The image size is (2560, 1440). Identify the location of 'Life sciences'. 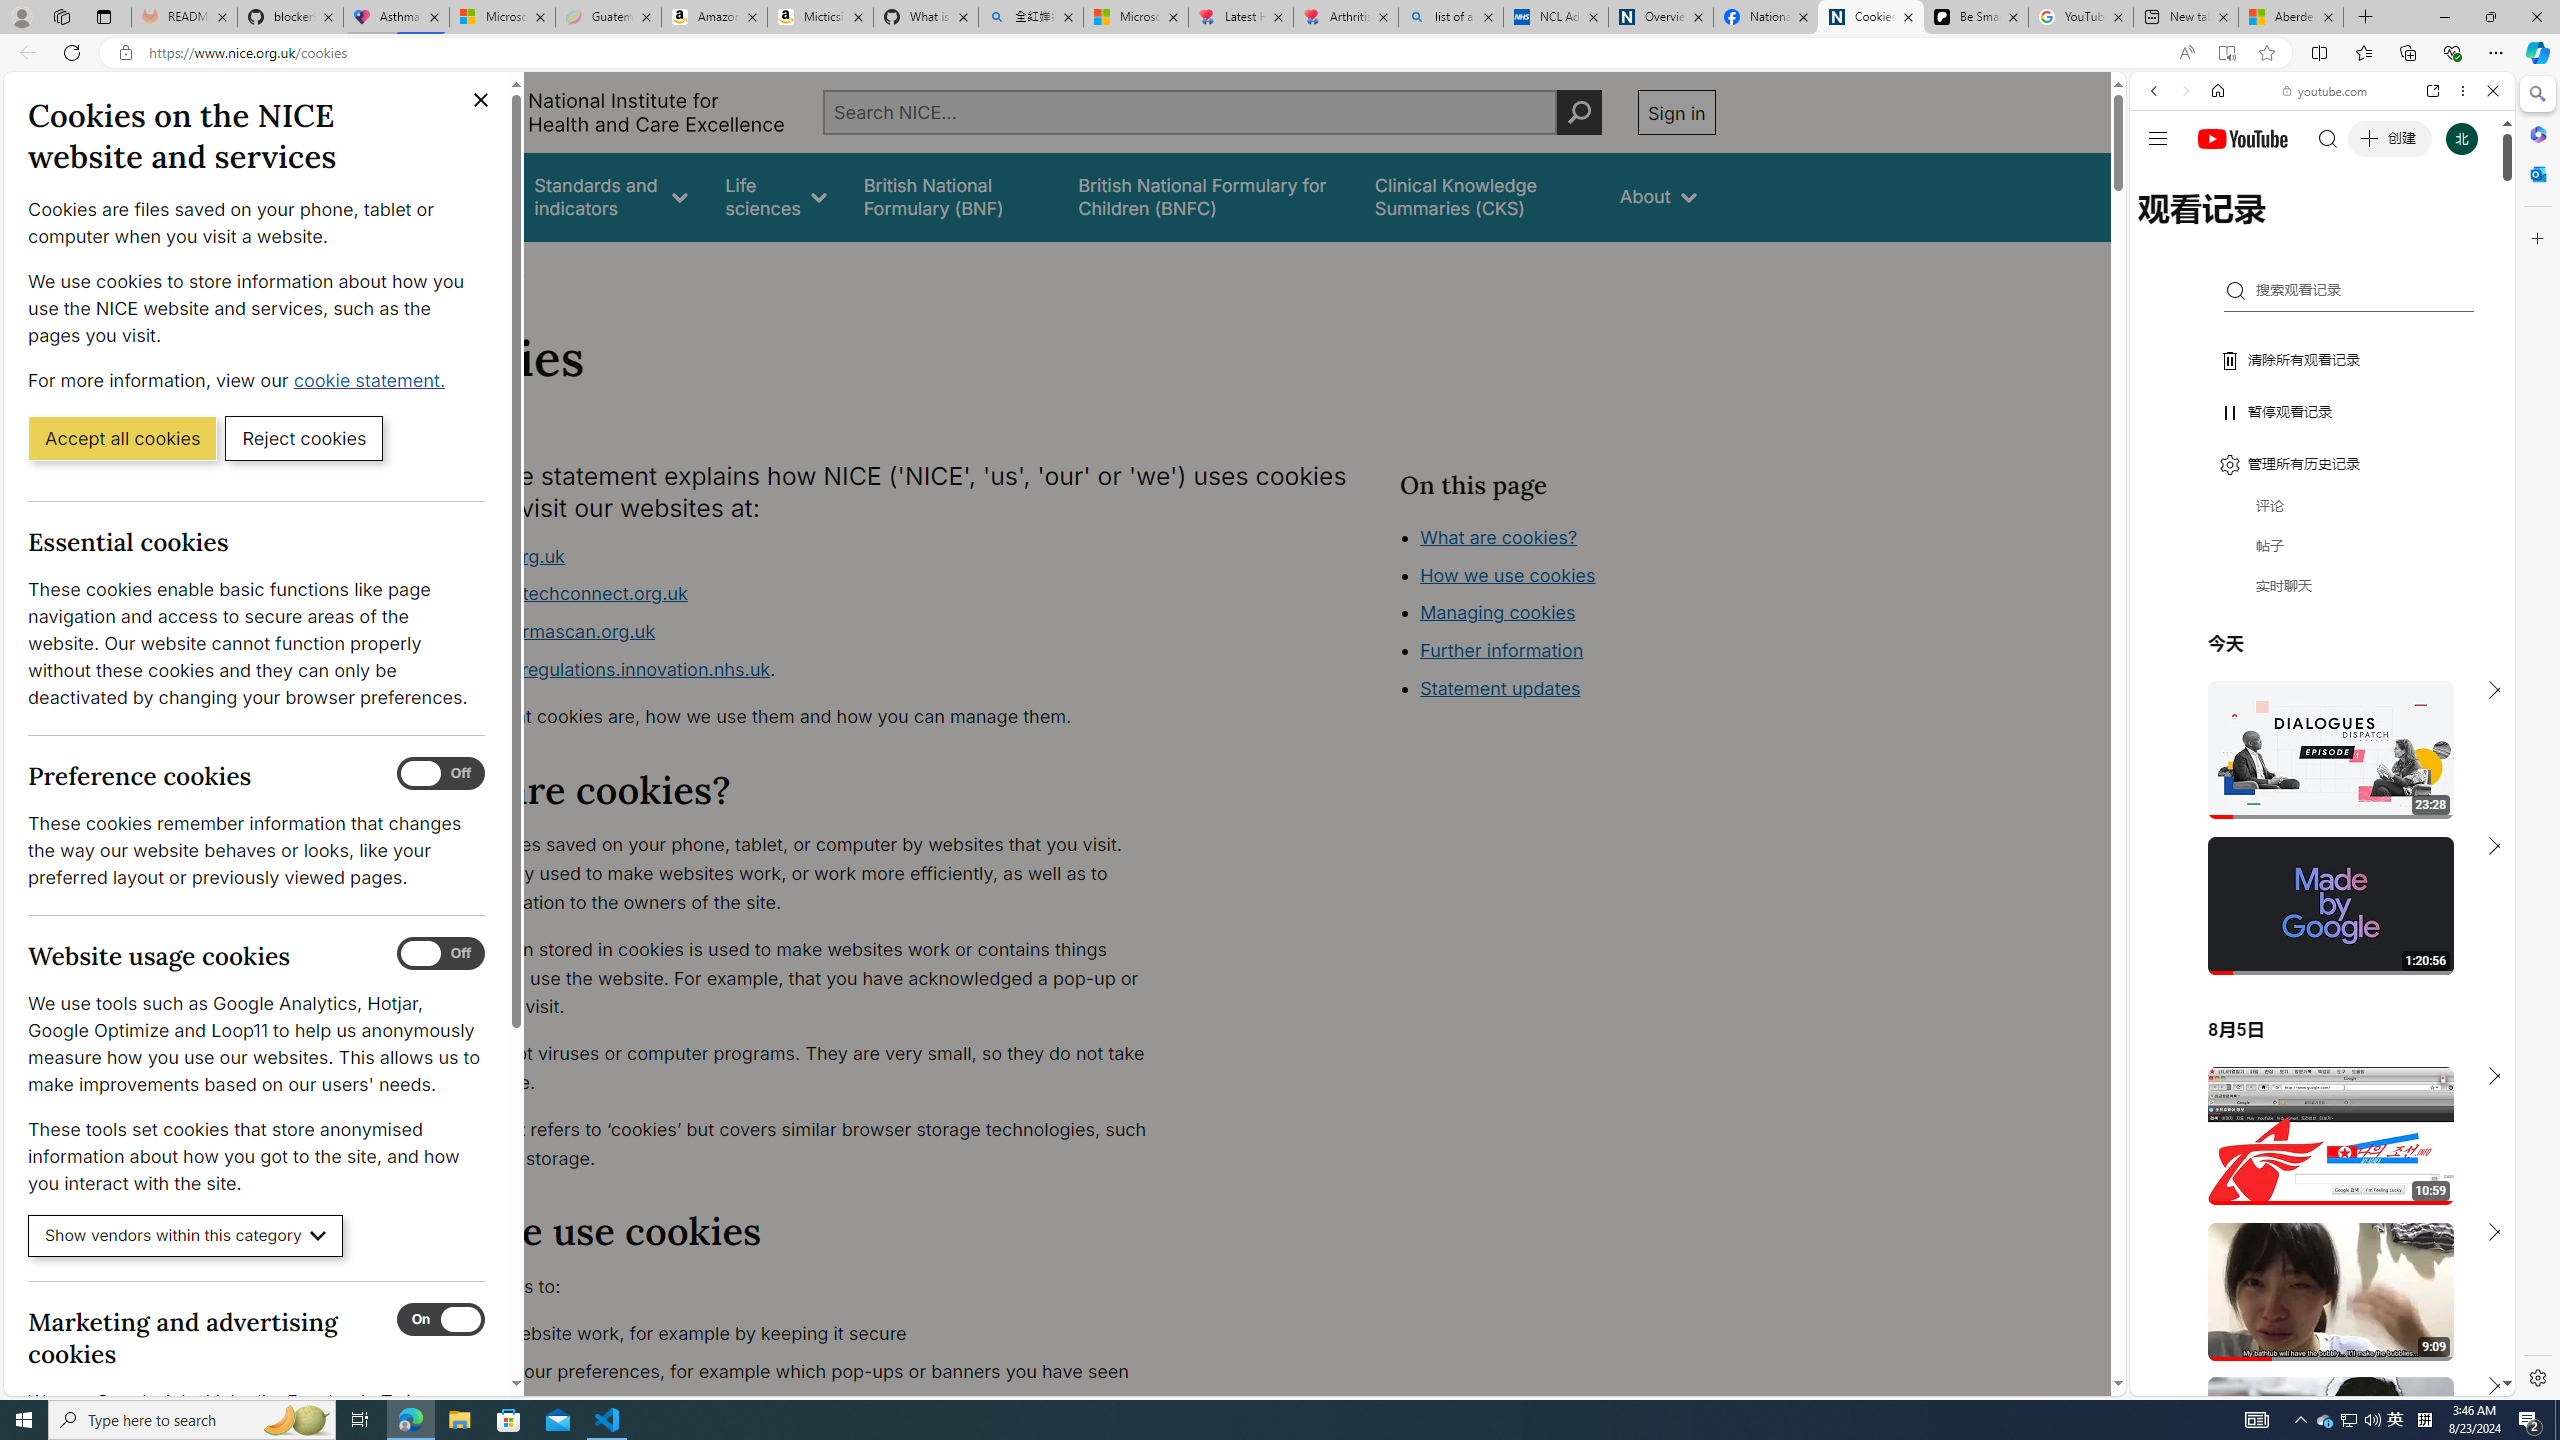
(774, 196).